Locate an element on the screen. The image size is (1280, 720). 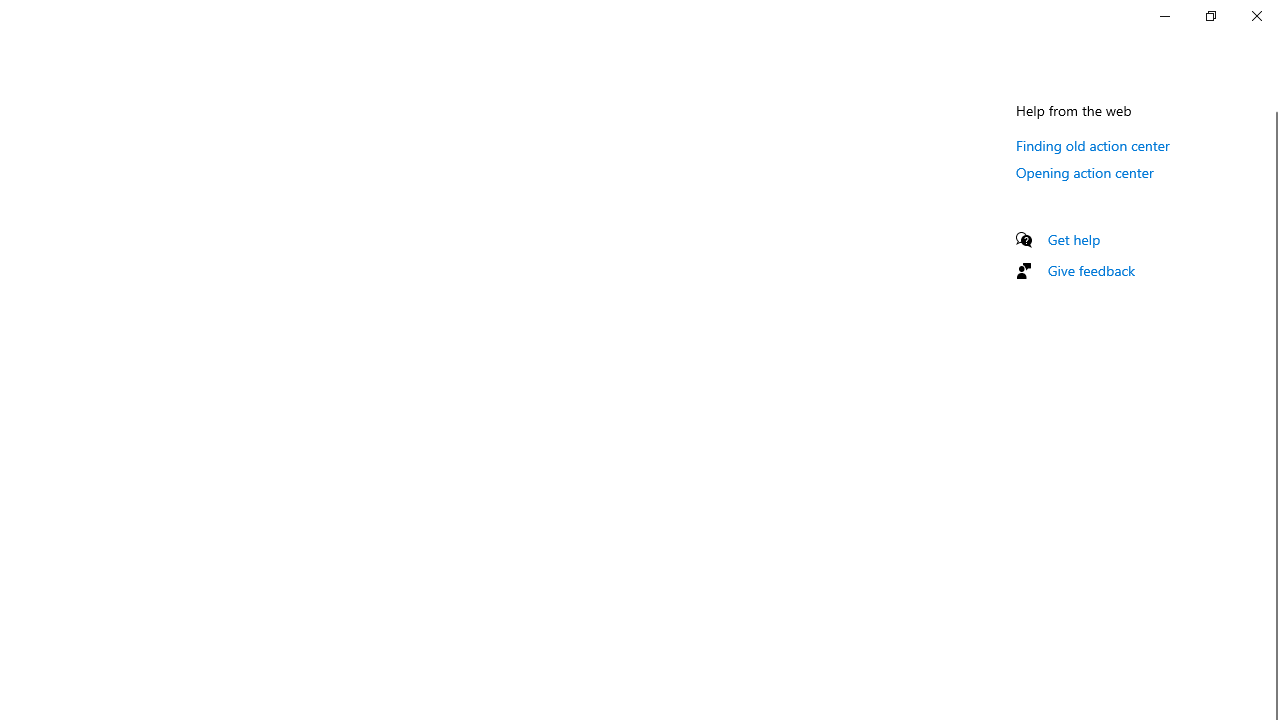
'Vertical Small Decrease' is located at coordinates (1271, 104).